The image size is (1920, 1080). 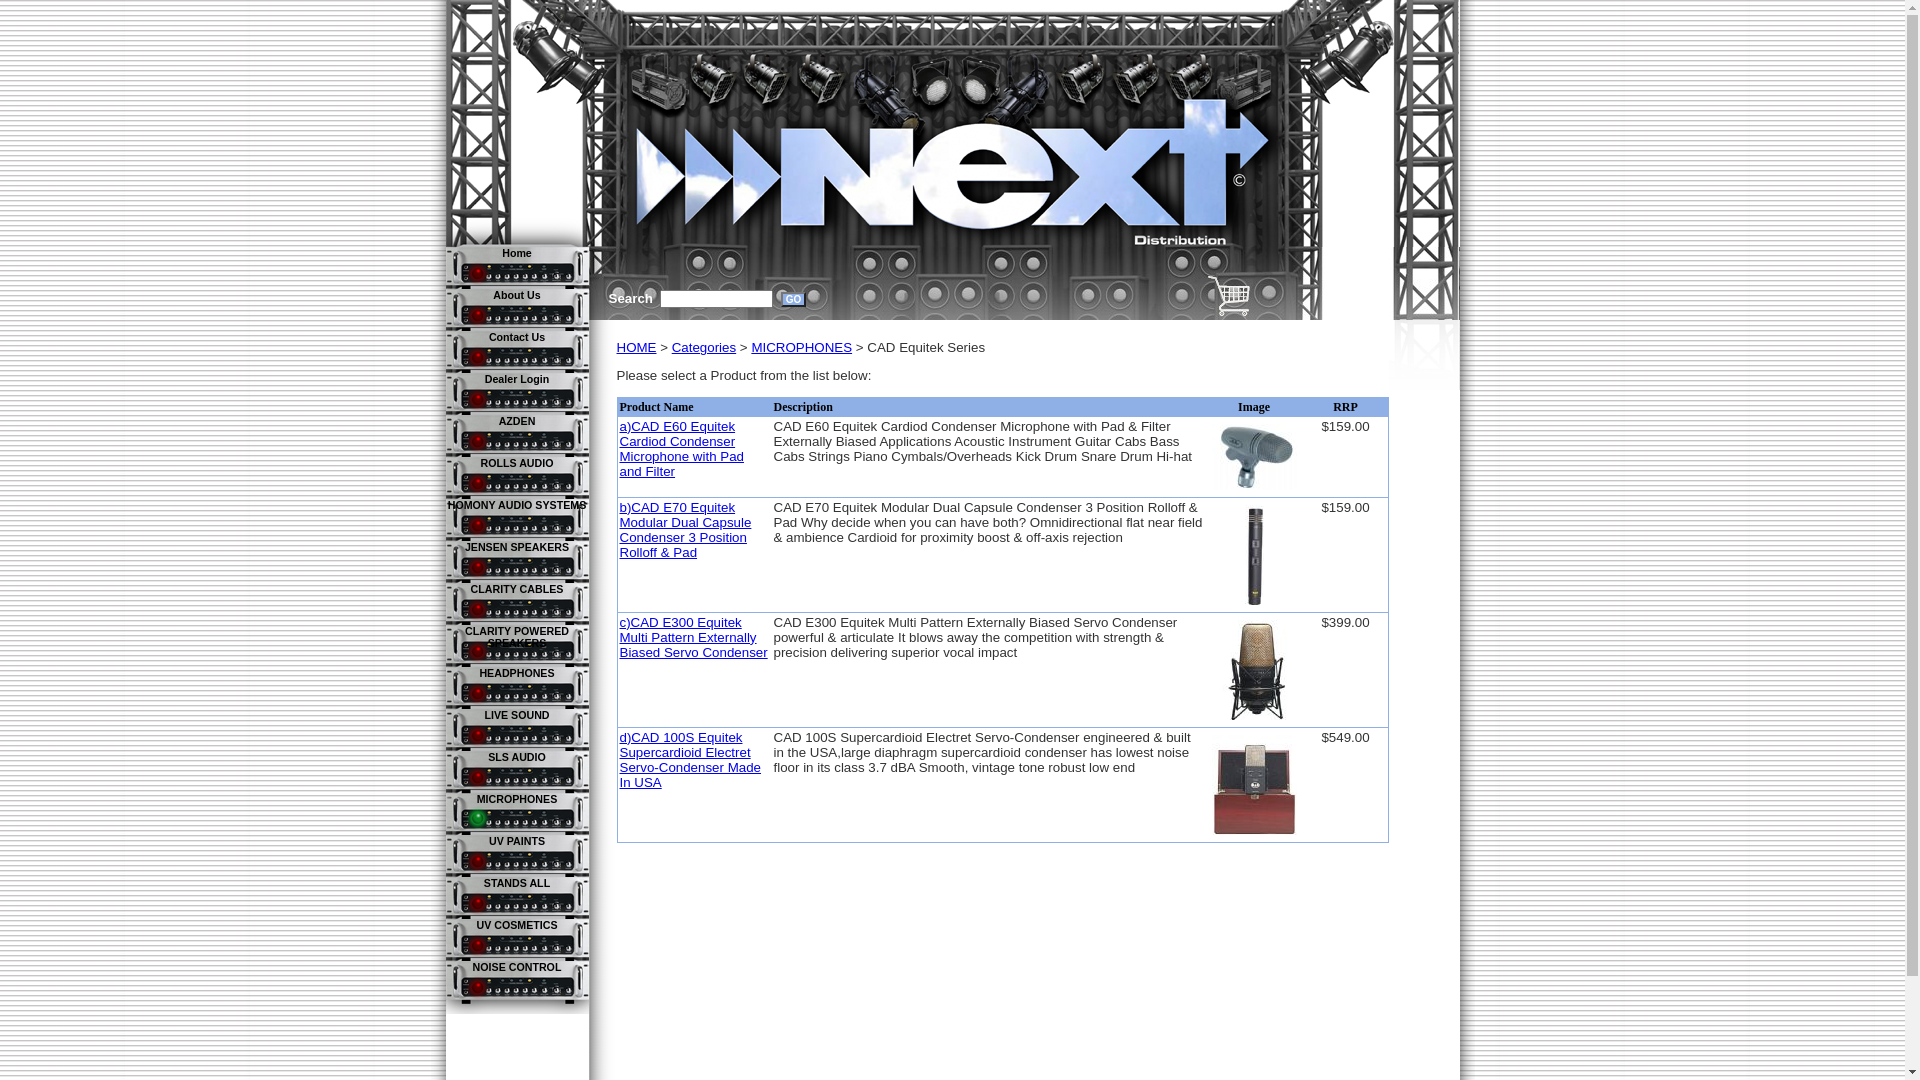 What do you see at coordinates (517, 252) in the screenshot?
I see `'Home'` at bounding box center [517, 252].